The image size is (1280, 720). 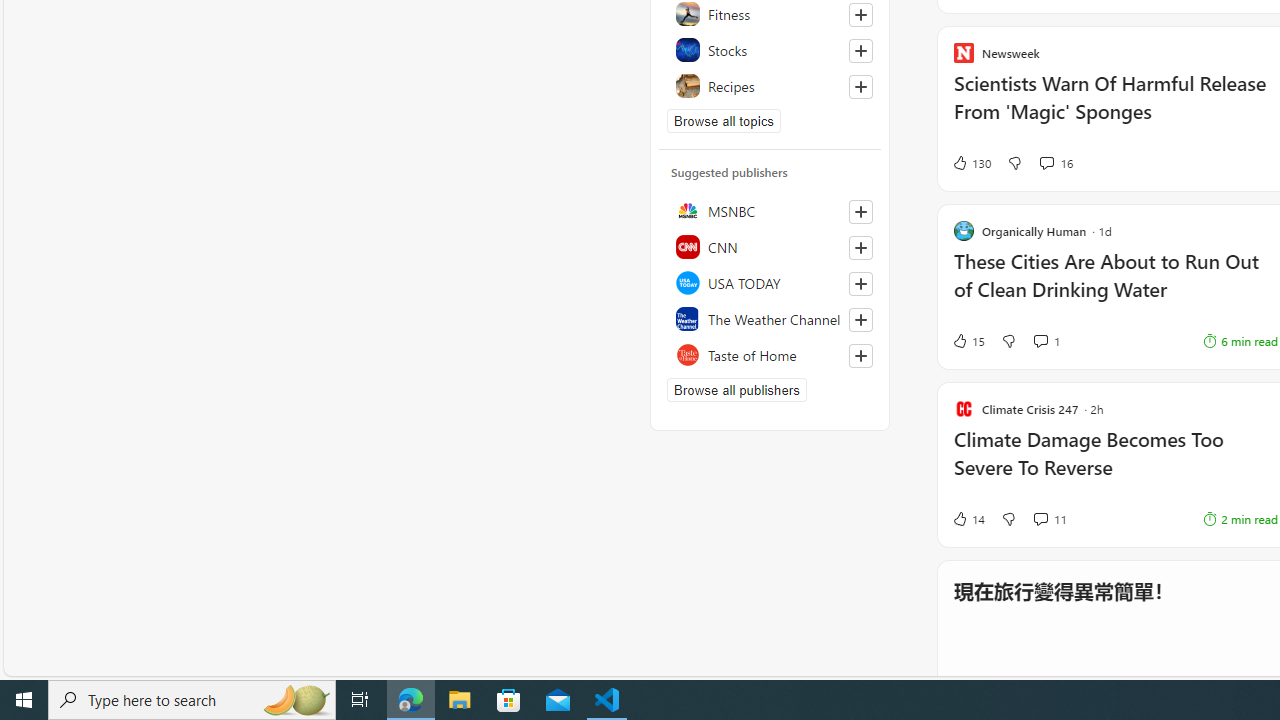 I want to click on 'View comments 11 Comment', so click(x=1040, y=518).